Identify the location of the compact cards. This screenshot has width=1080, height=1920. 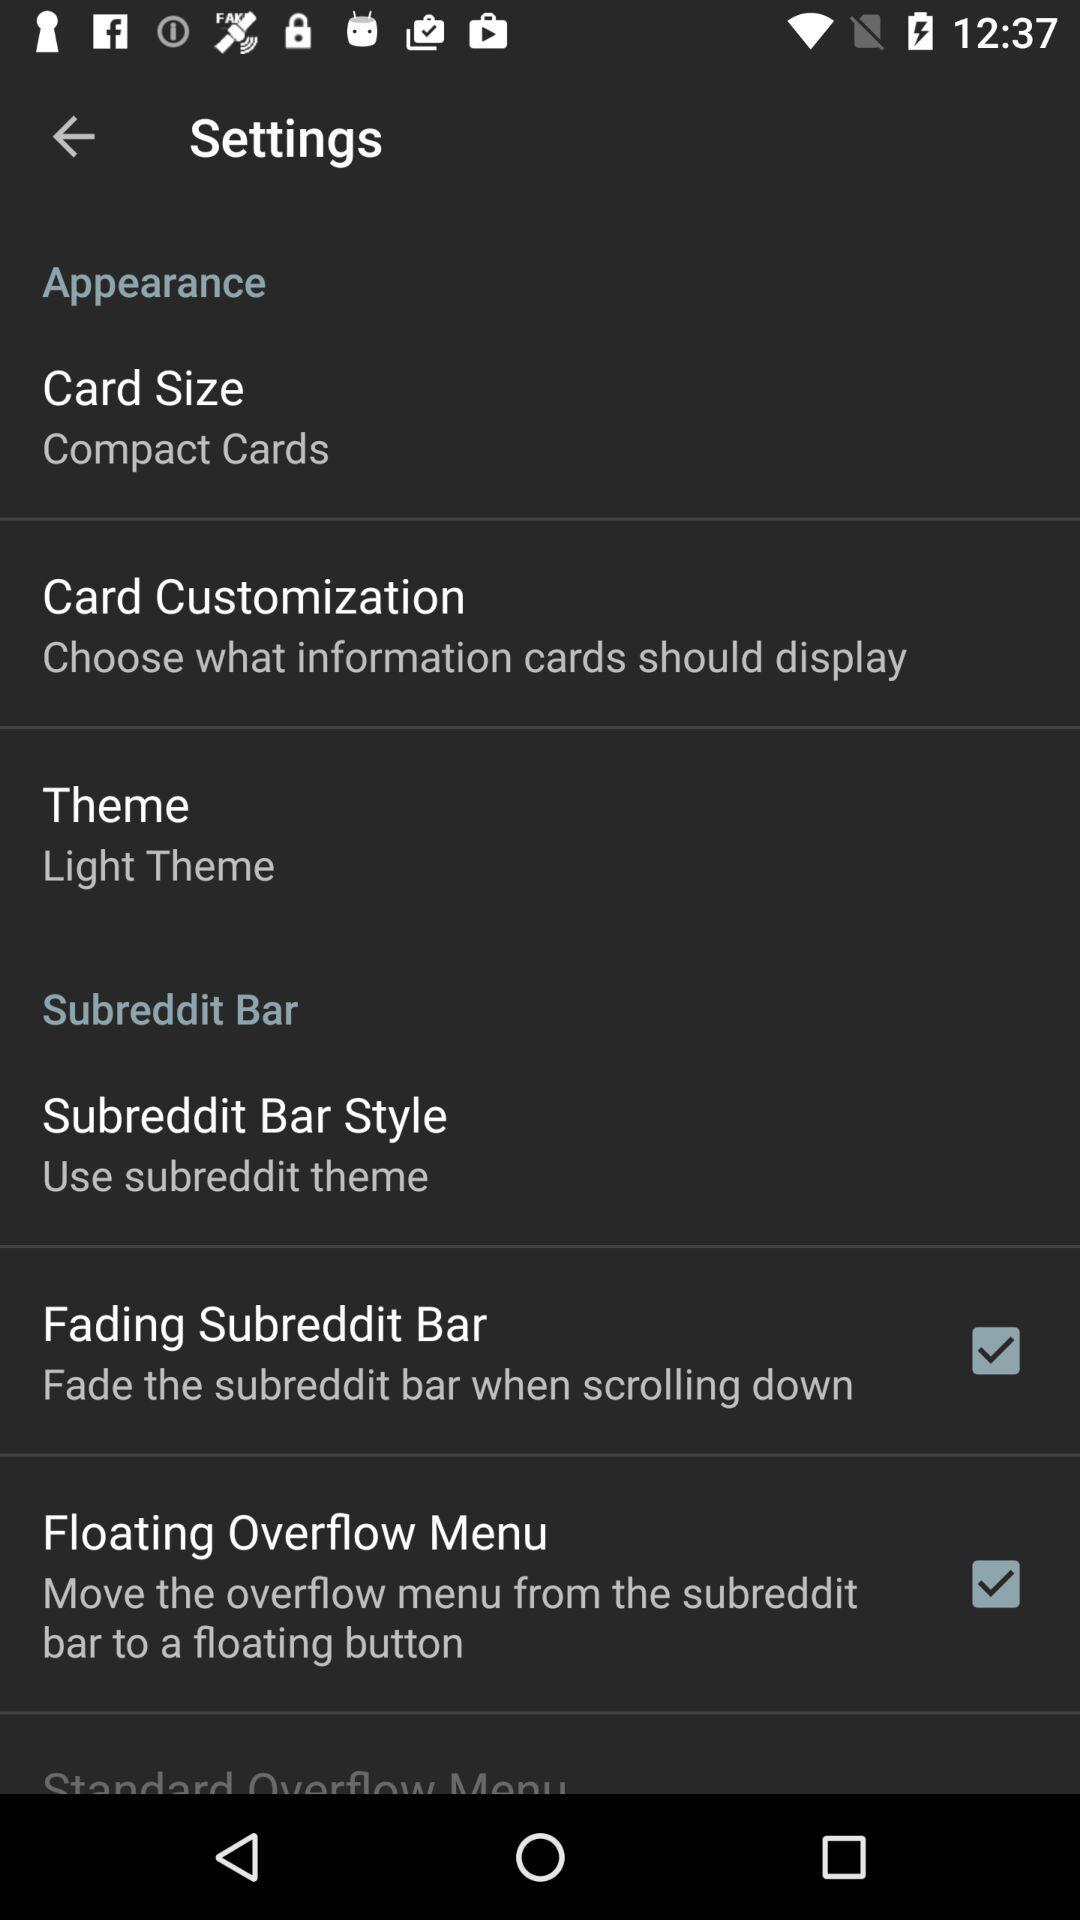
(185, 445).